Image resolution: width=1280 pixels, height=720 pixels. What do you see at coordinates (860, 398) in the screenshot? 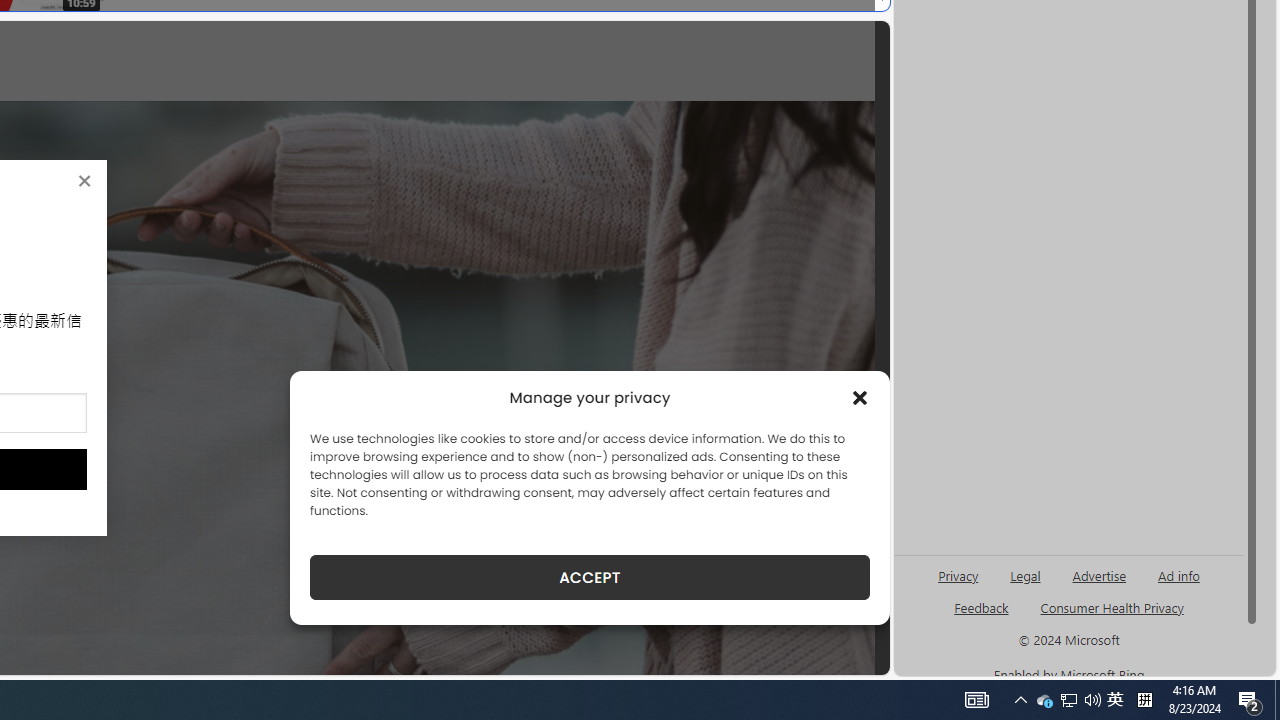
I see `'Class: cmplz-close'` at bounding box center [860, 398].